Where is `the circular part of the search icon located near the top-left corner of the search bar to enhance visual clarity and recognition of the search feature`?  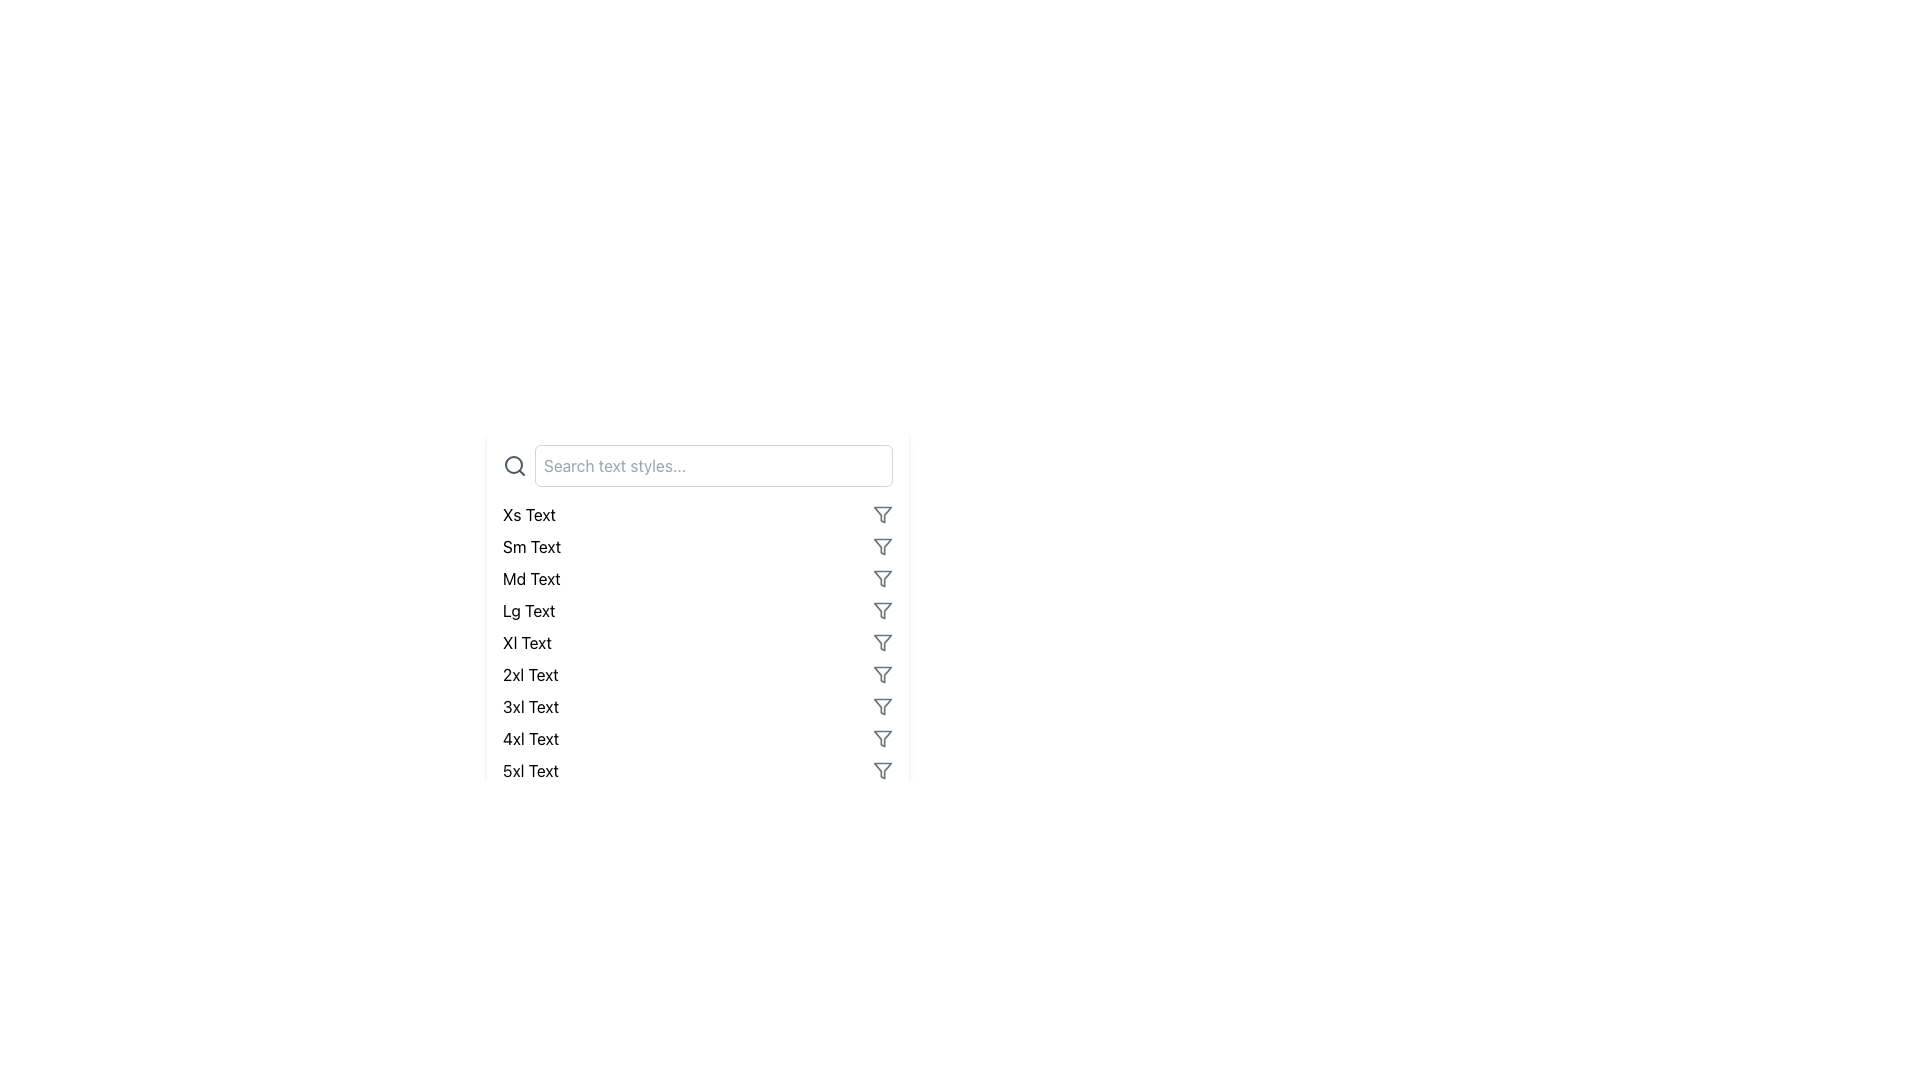
the circular part of the search icon located near the top-left corner of the search bar to enhance visual clarity and recognition of the search feature is located at coordinates (513, 465).